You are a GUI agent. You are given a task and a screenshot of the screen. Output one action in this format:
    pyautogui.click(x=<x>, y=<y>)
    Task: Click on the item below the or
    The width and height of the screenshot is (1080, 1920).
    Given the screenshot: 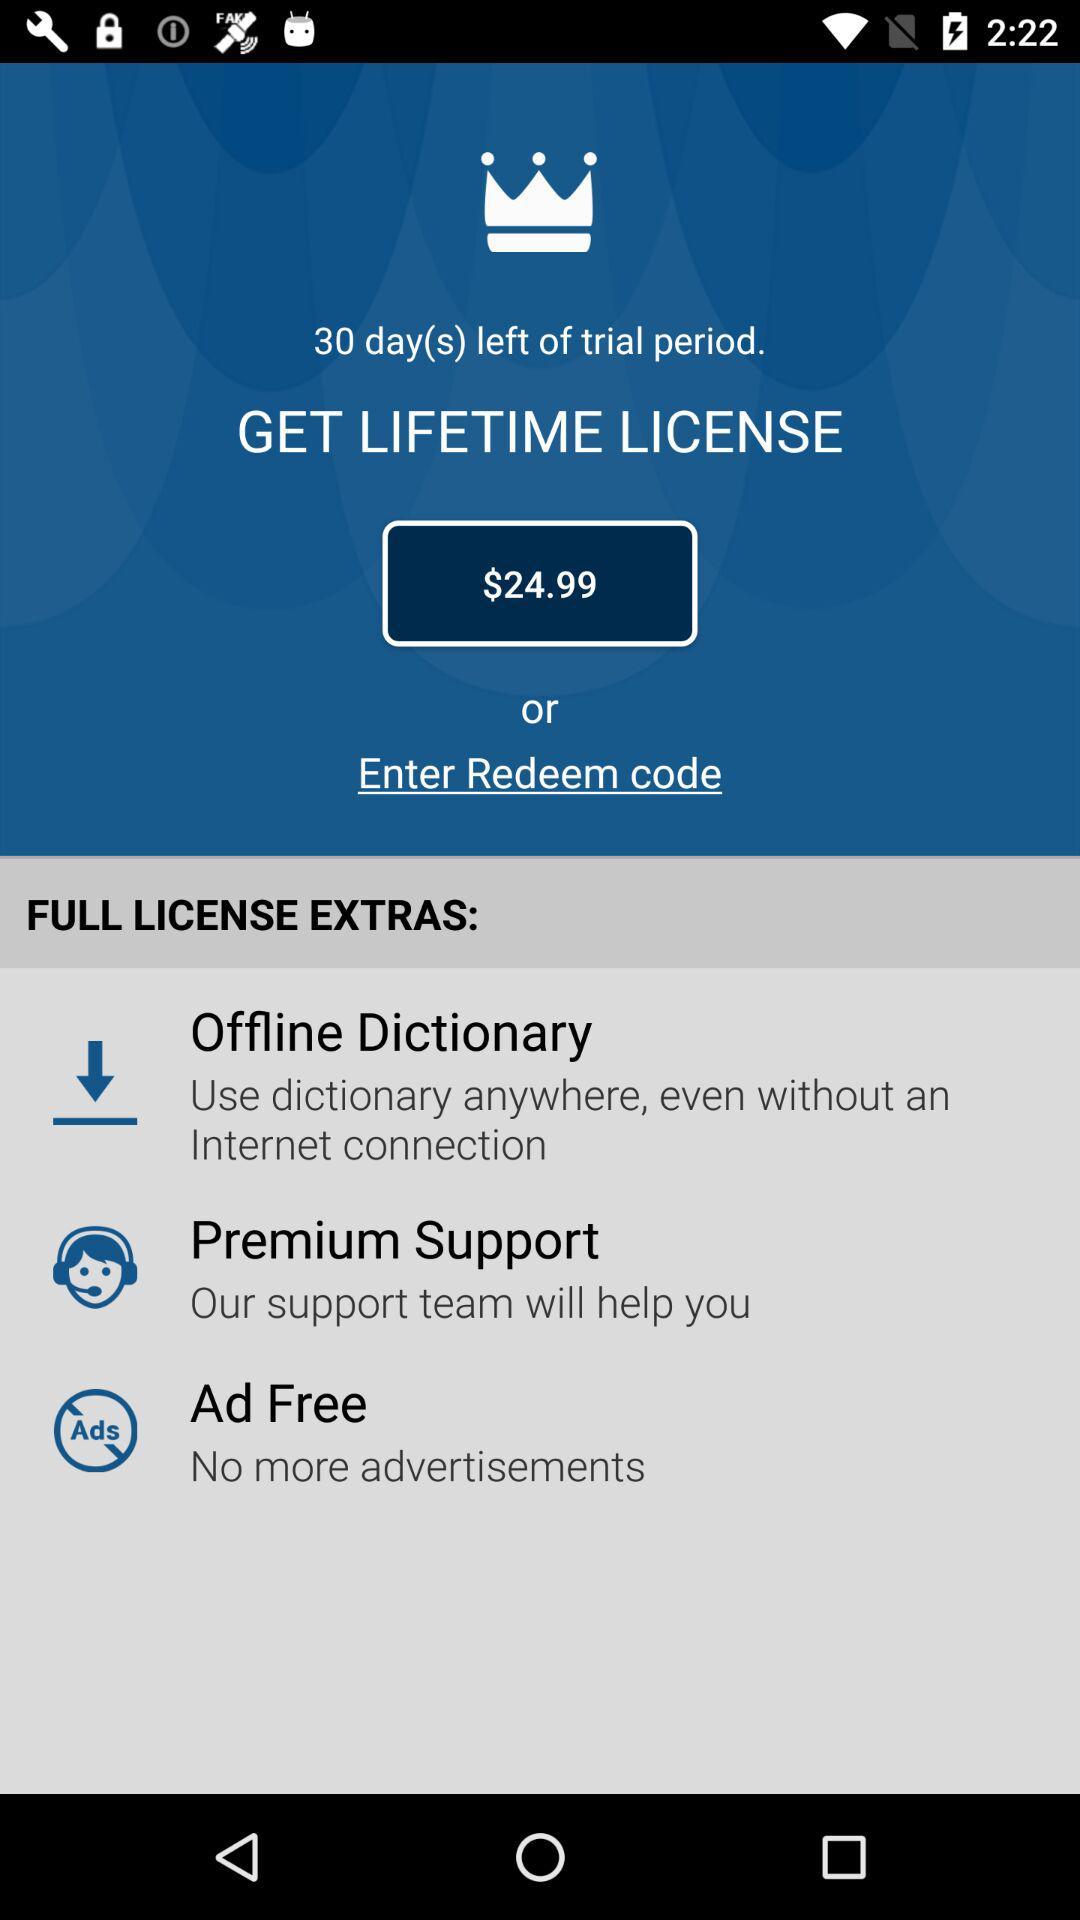 What is the action you would take?
    pyautogui.click(x=540, y=770)
    